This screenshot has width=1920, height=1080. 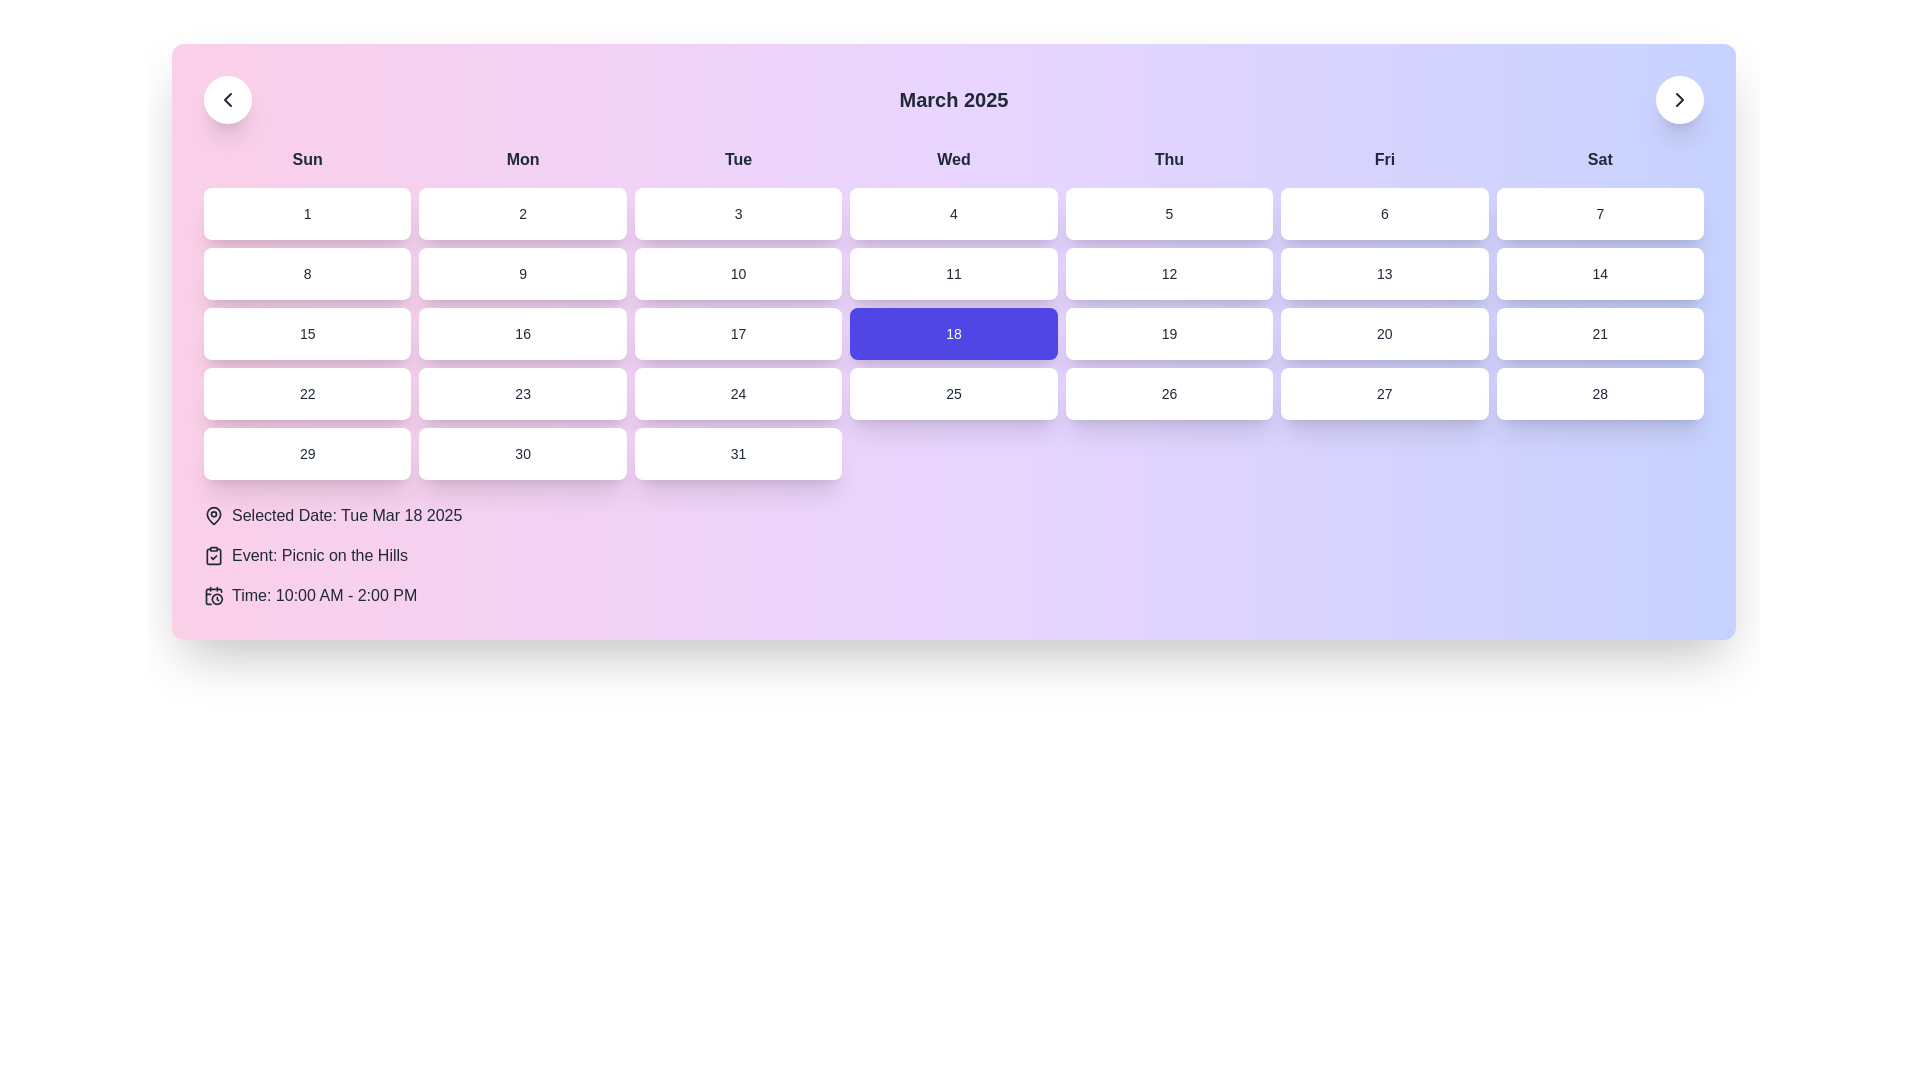 What do you see at coordinates (737, 273) in the screenshot?
I see `the calendar day button for the 10th day of the month, located in the second row and third column of the calendar view, to initiate hover effects` at bounding box center [737, 273].